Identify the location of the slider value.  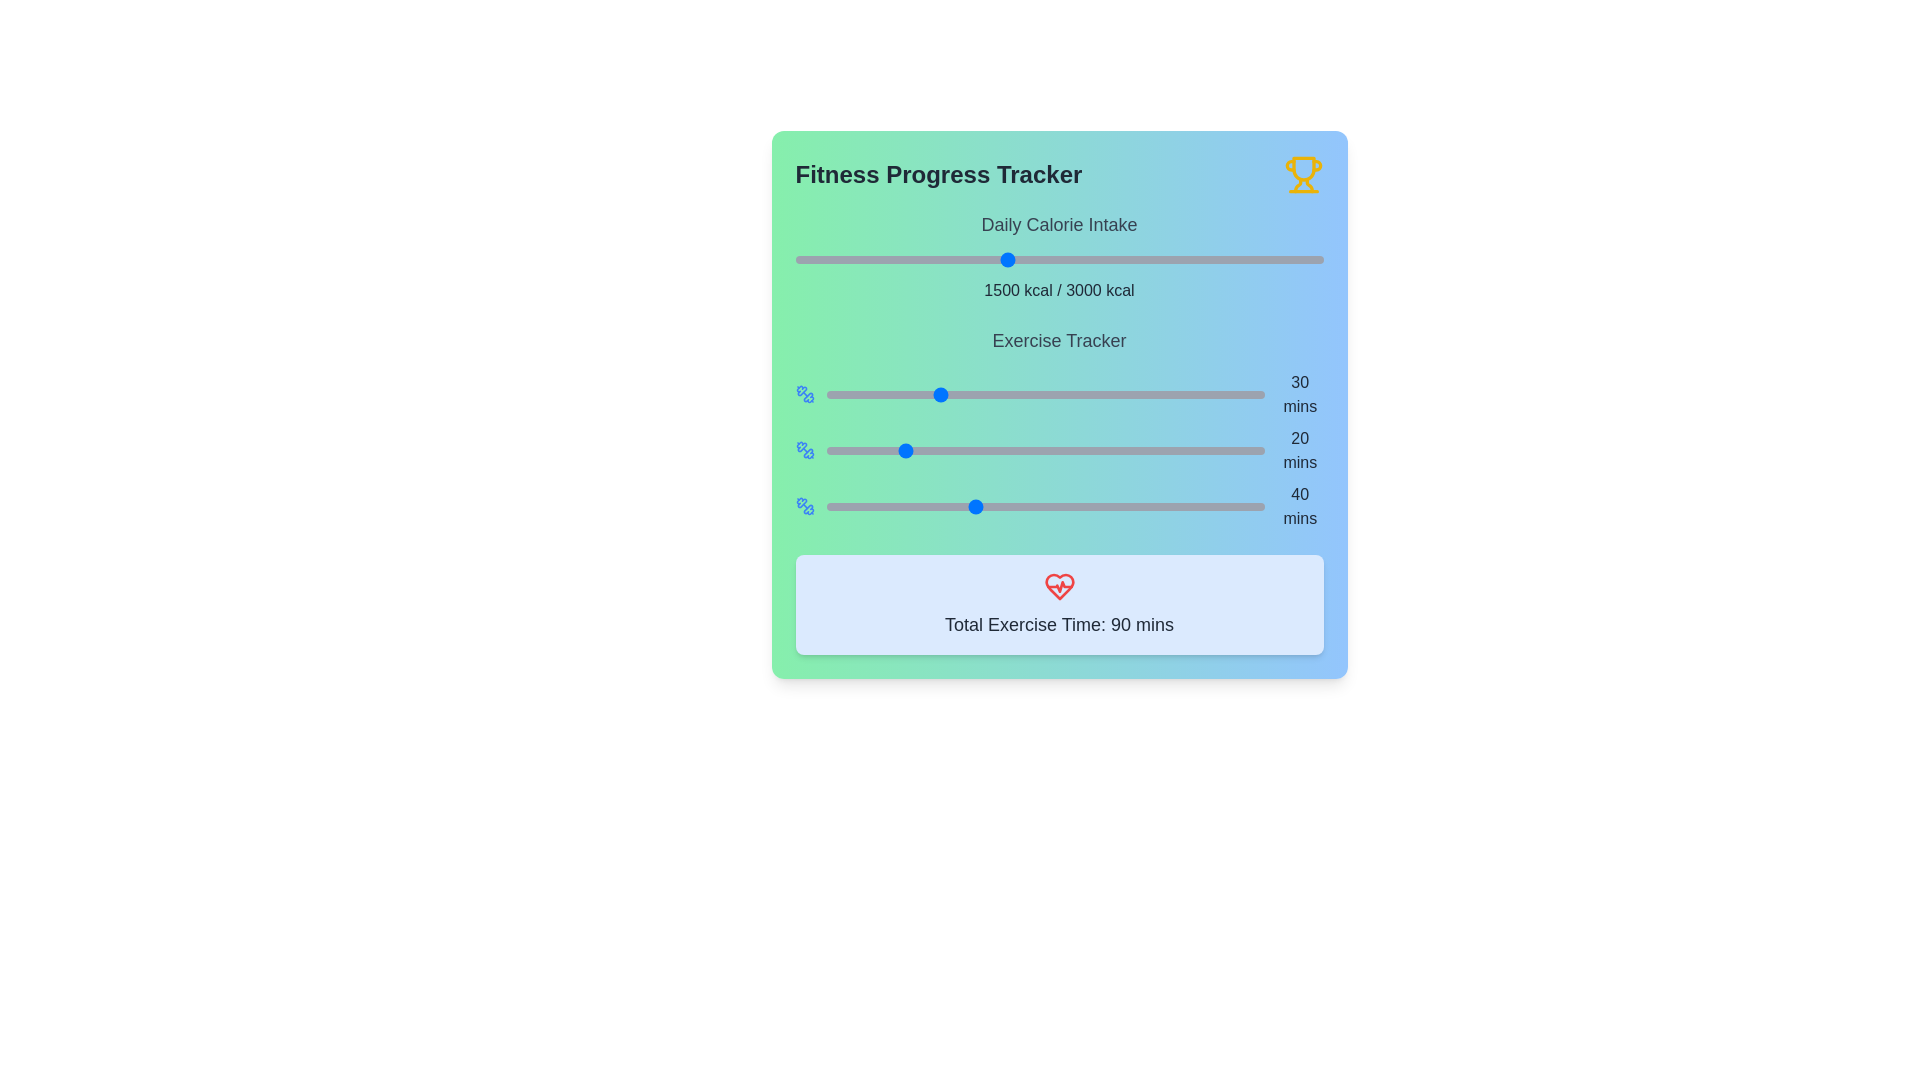
(924, 451).